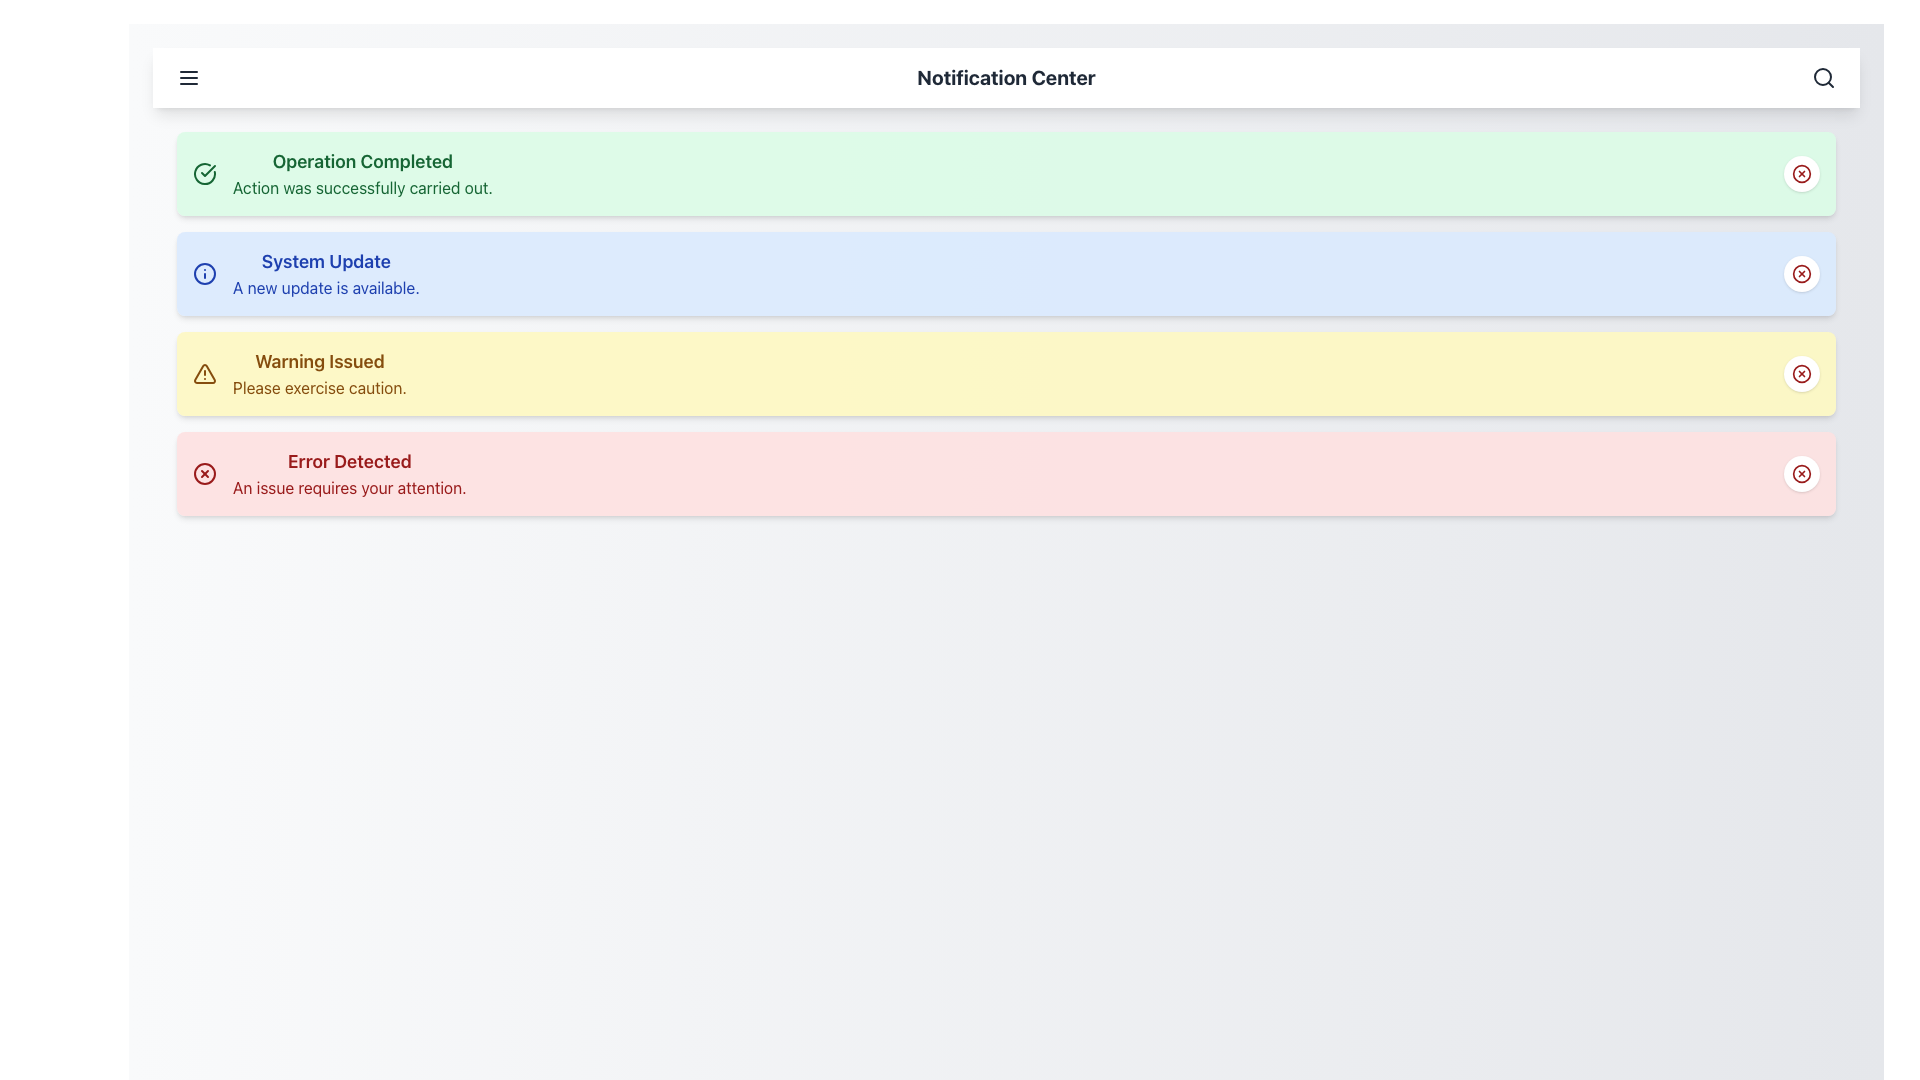 This screenshot has height=1080, width=1920. Describe the element at coordinates (1801, 273) in the screenshot. I see `the circular button with a red 'X' icon located at the top-right corner of the 'System Update' notification card` at that location.